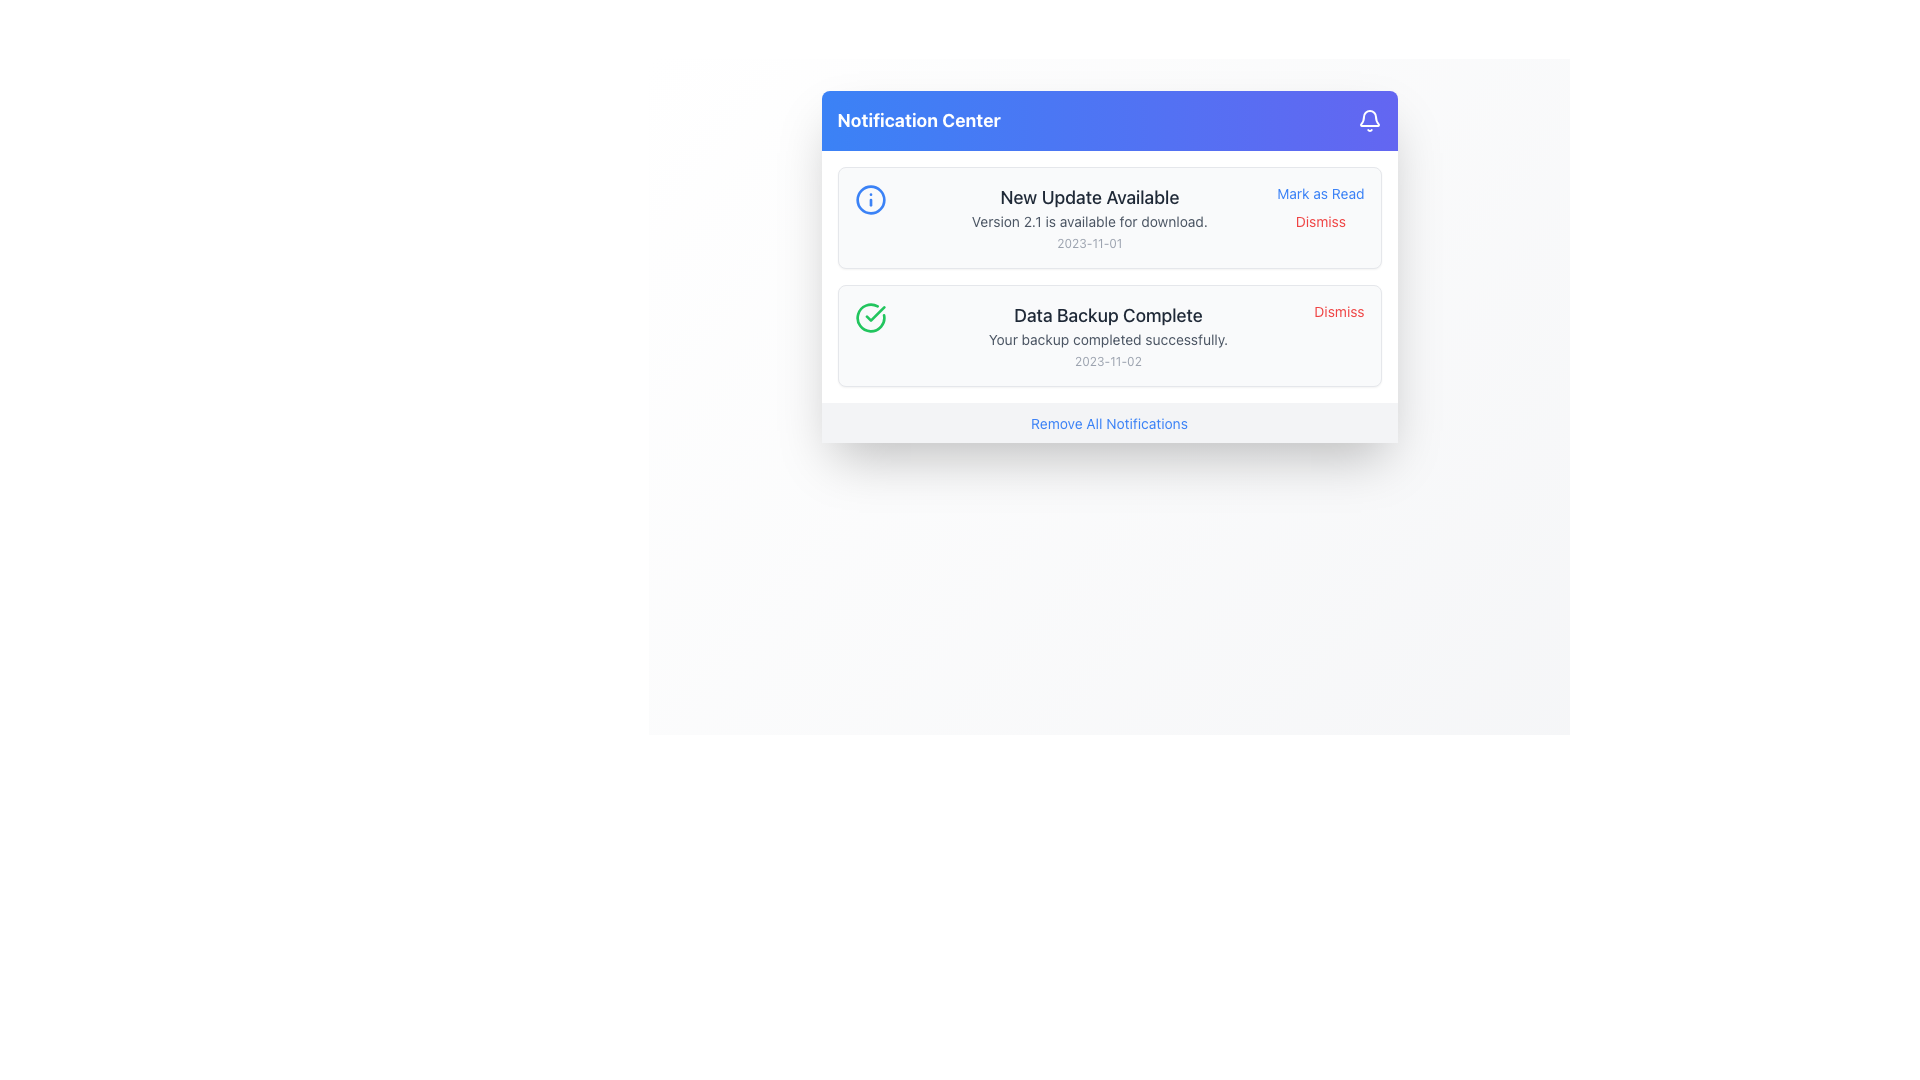 This screenshot has height=1080, width=1920. I want to click on the 'Remove All Notifications' text link styled as an interactive button at the center of the notification panel to clear all notifications, so click(1108, 423).